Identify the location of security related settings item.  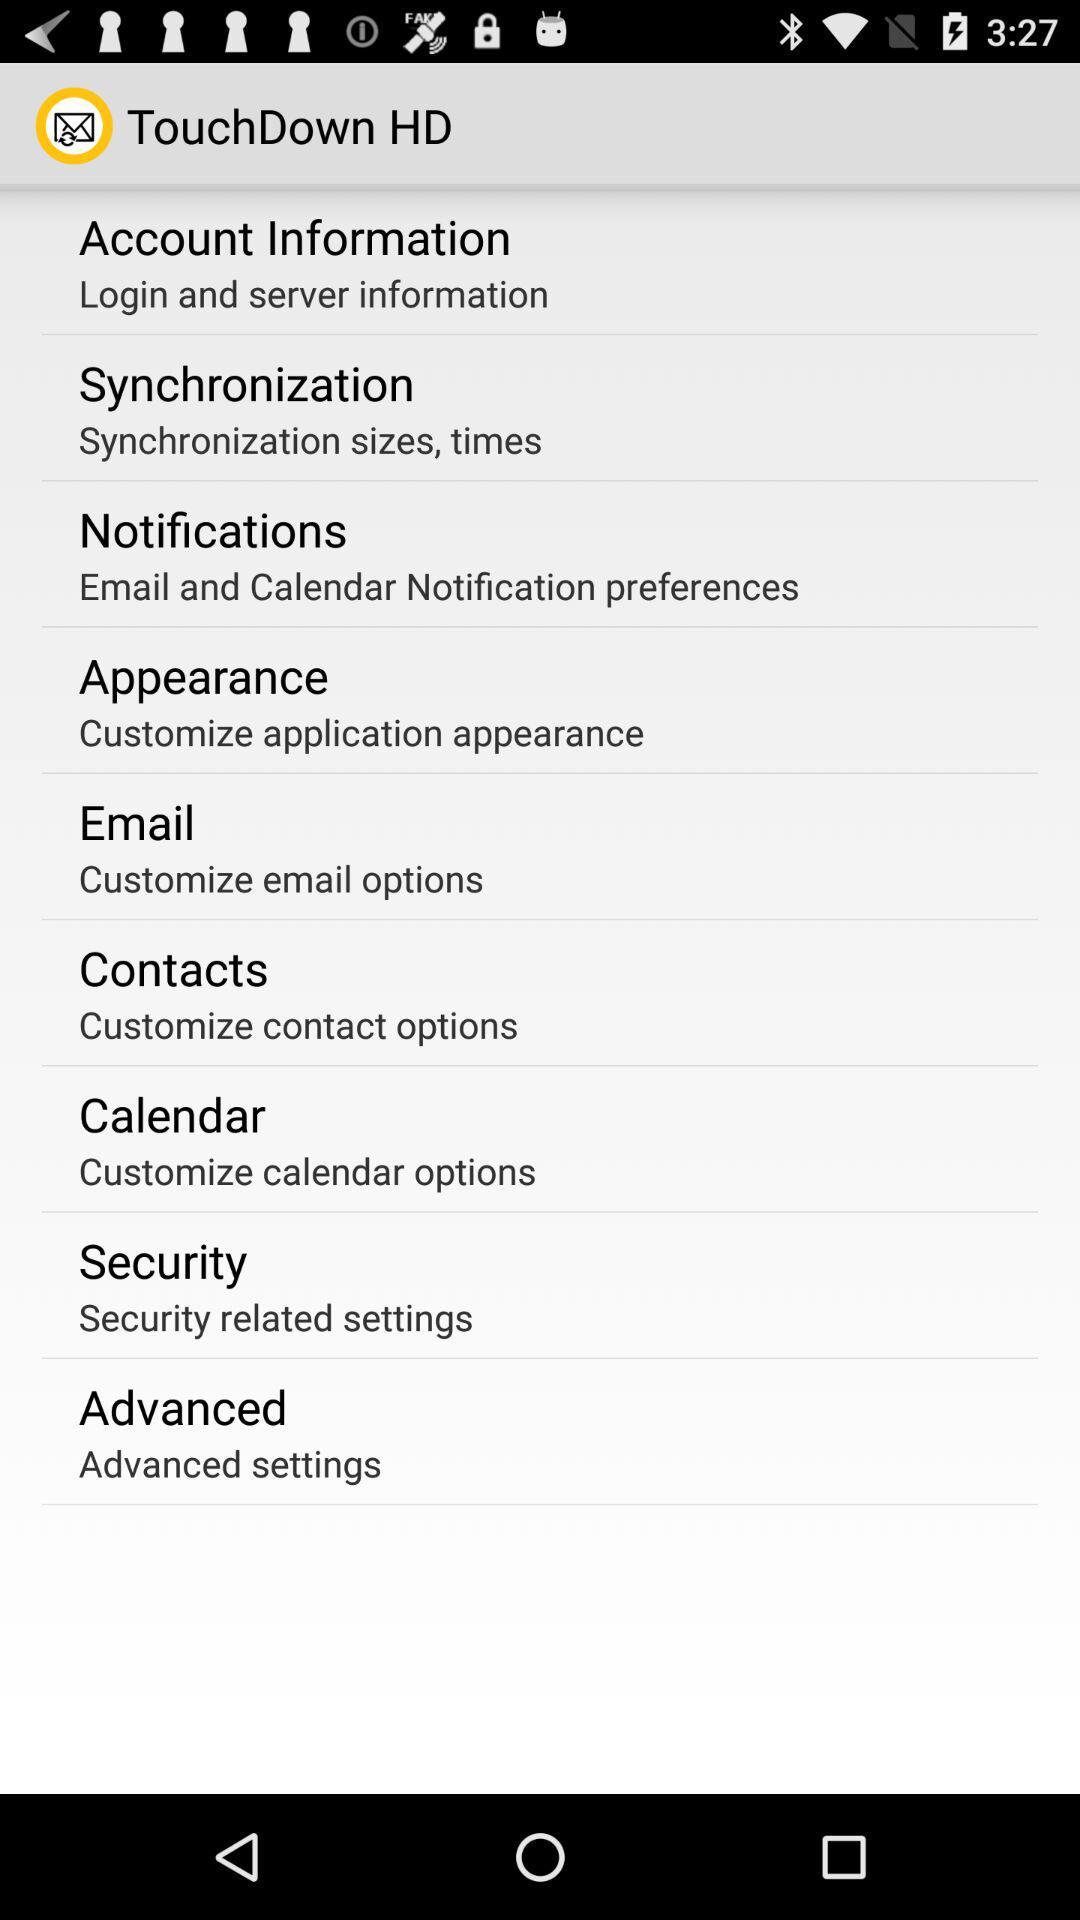
(276, 1316).